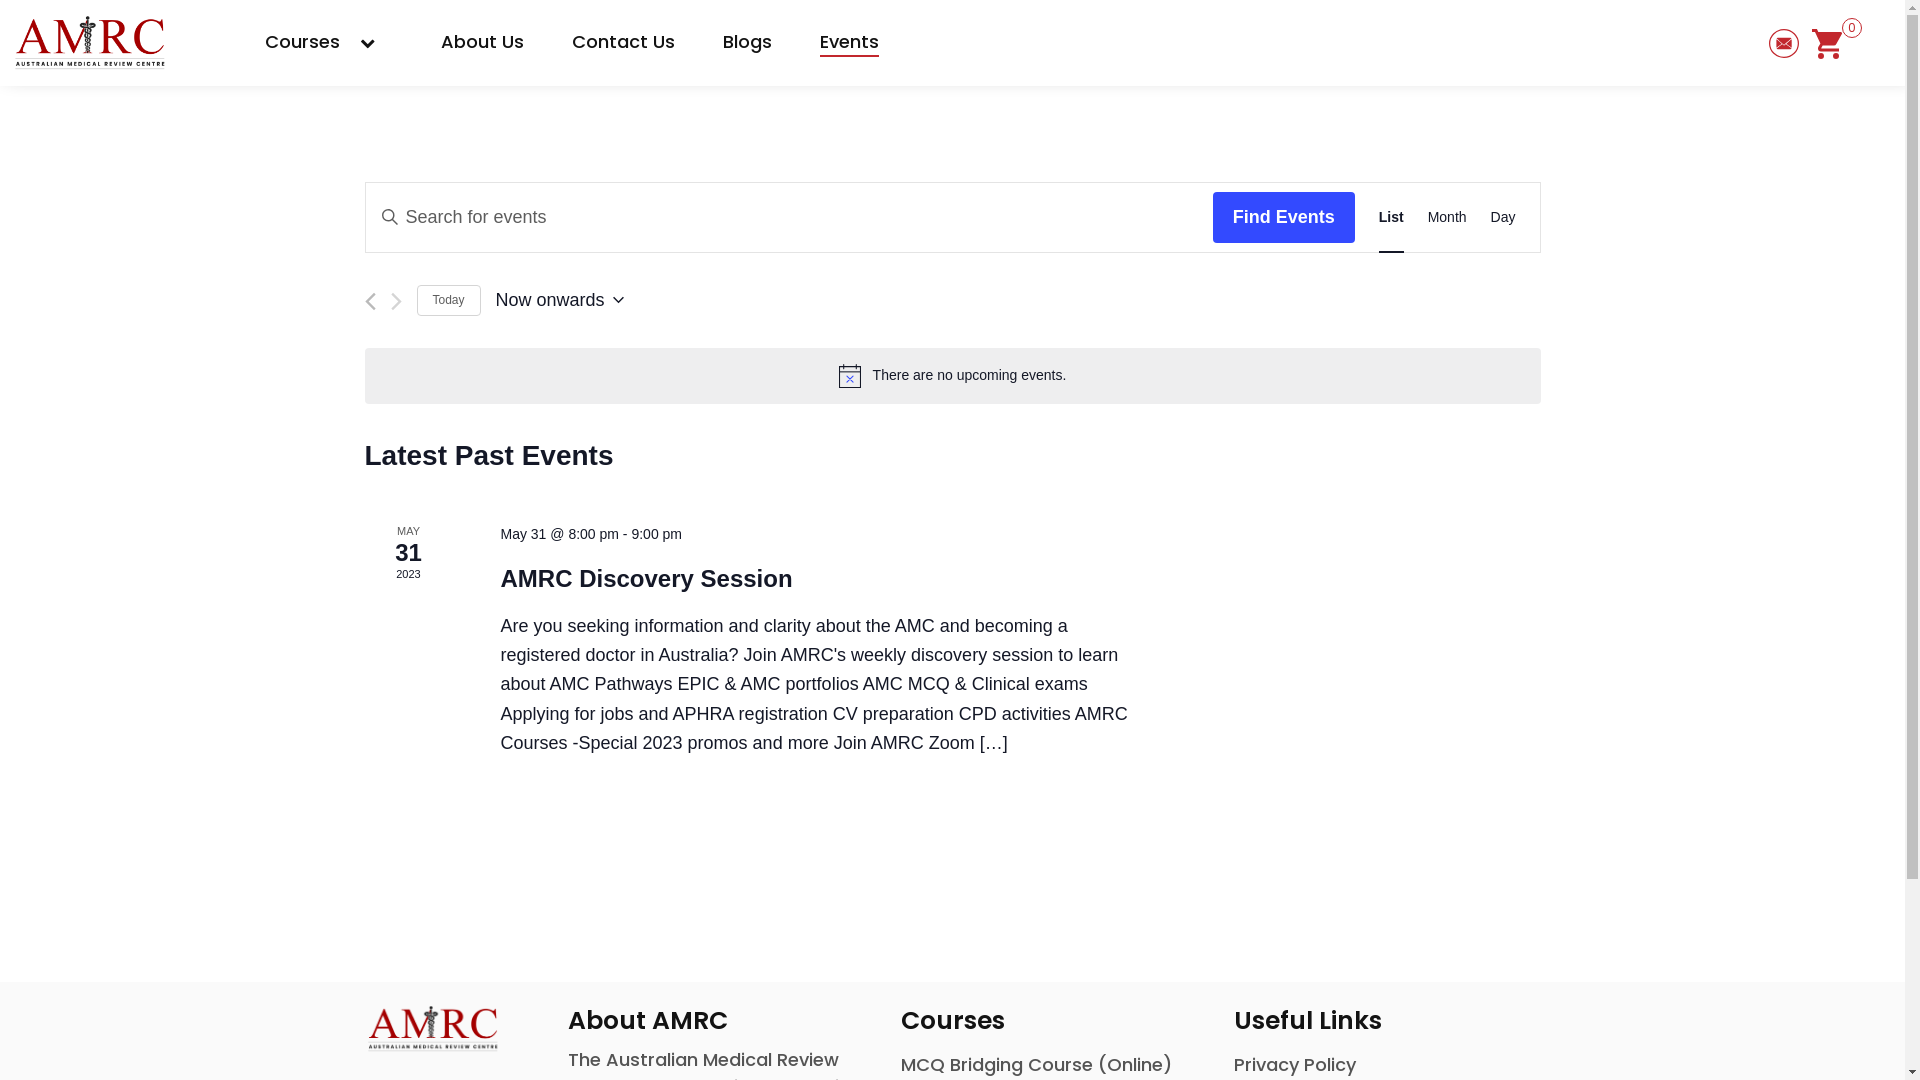 The image size is (1920, 1080). Describe the element at coordinates (1503, 217) in the screenshot. I see `'Day'` at that location.